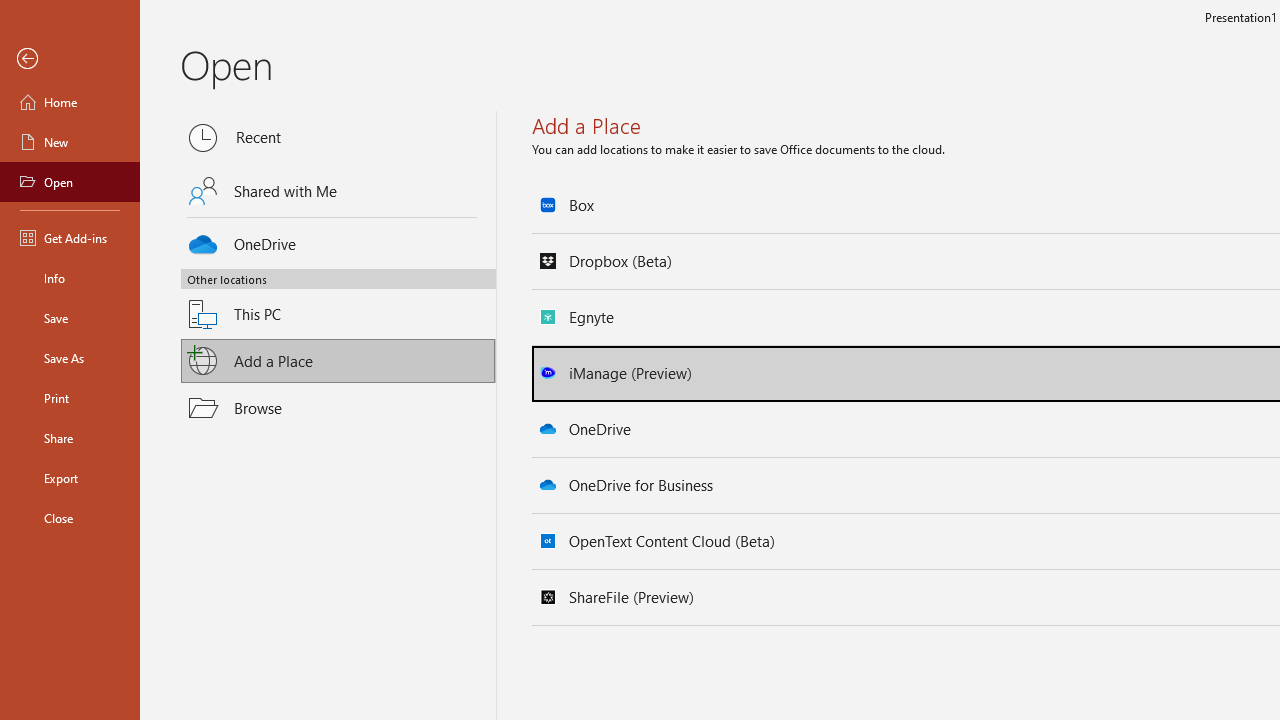  Describe the element at coordinates (69, 140) in the screenshot. I see `'New'` at that location.